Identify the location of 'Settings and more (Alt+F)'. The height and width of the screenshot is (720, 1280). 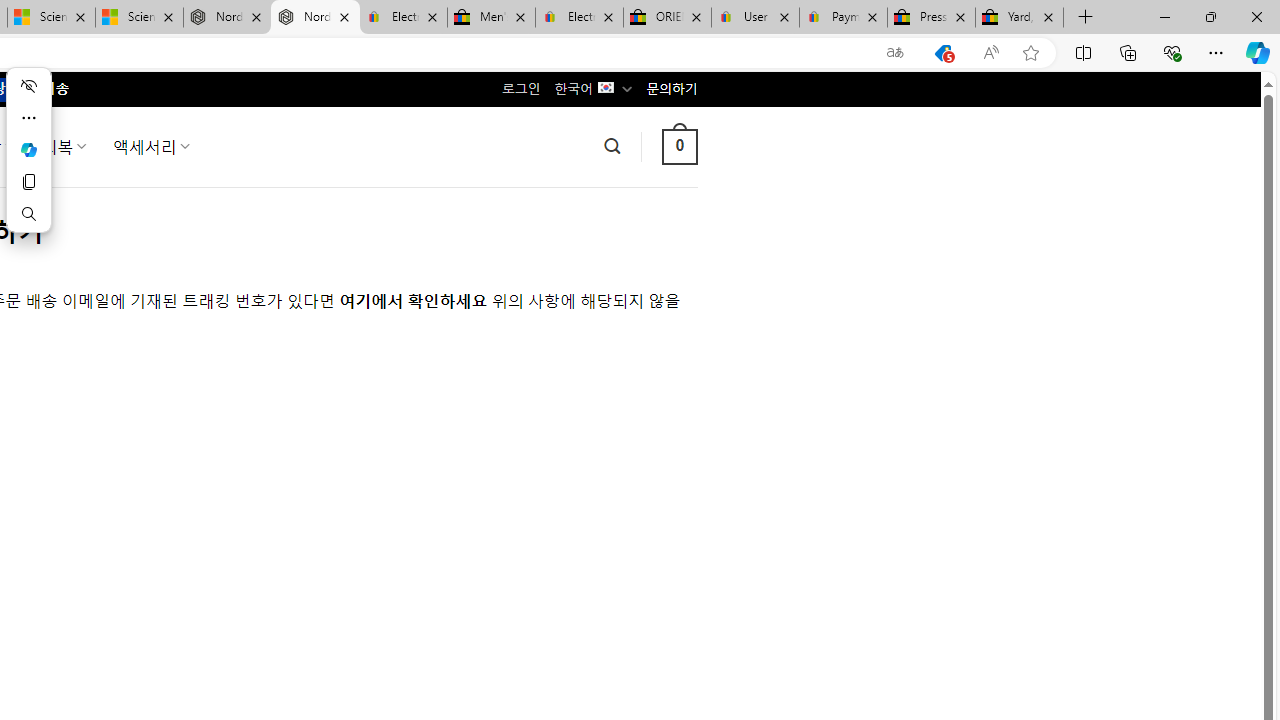
(1215, 51).